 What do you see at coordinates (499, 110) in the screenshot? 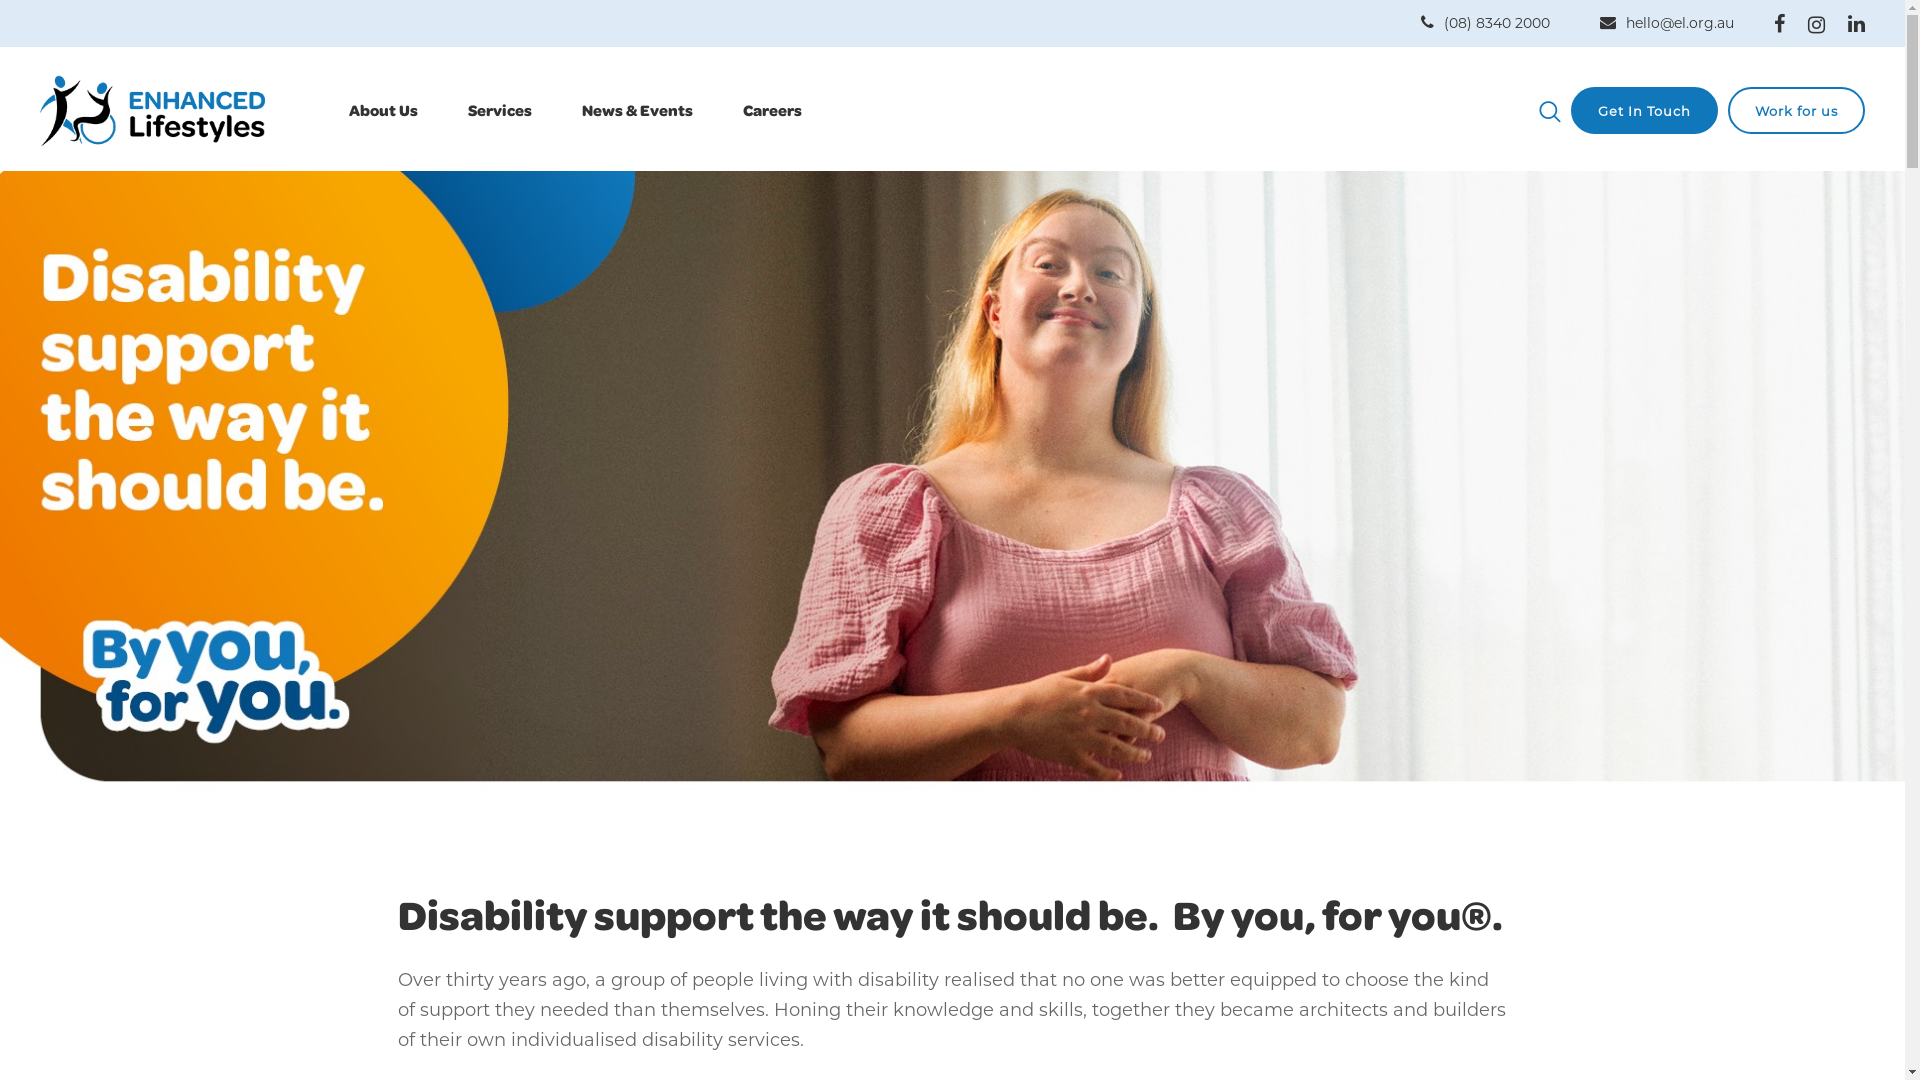
I see `'Services'` at bounding box center [499, 110].